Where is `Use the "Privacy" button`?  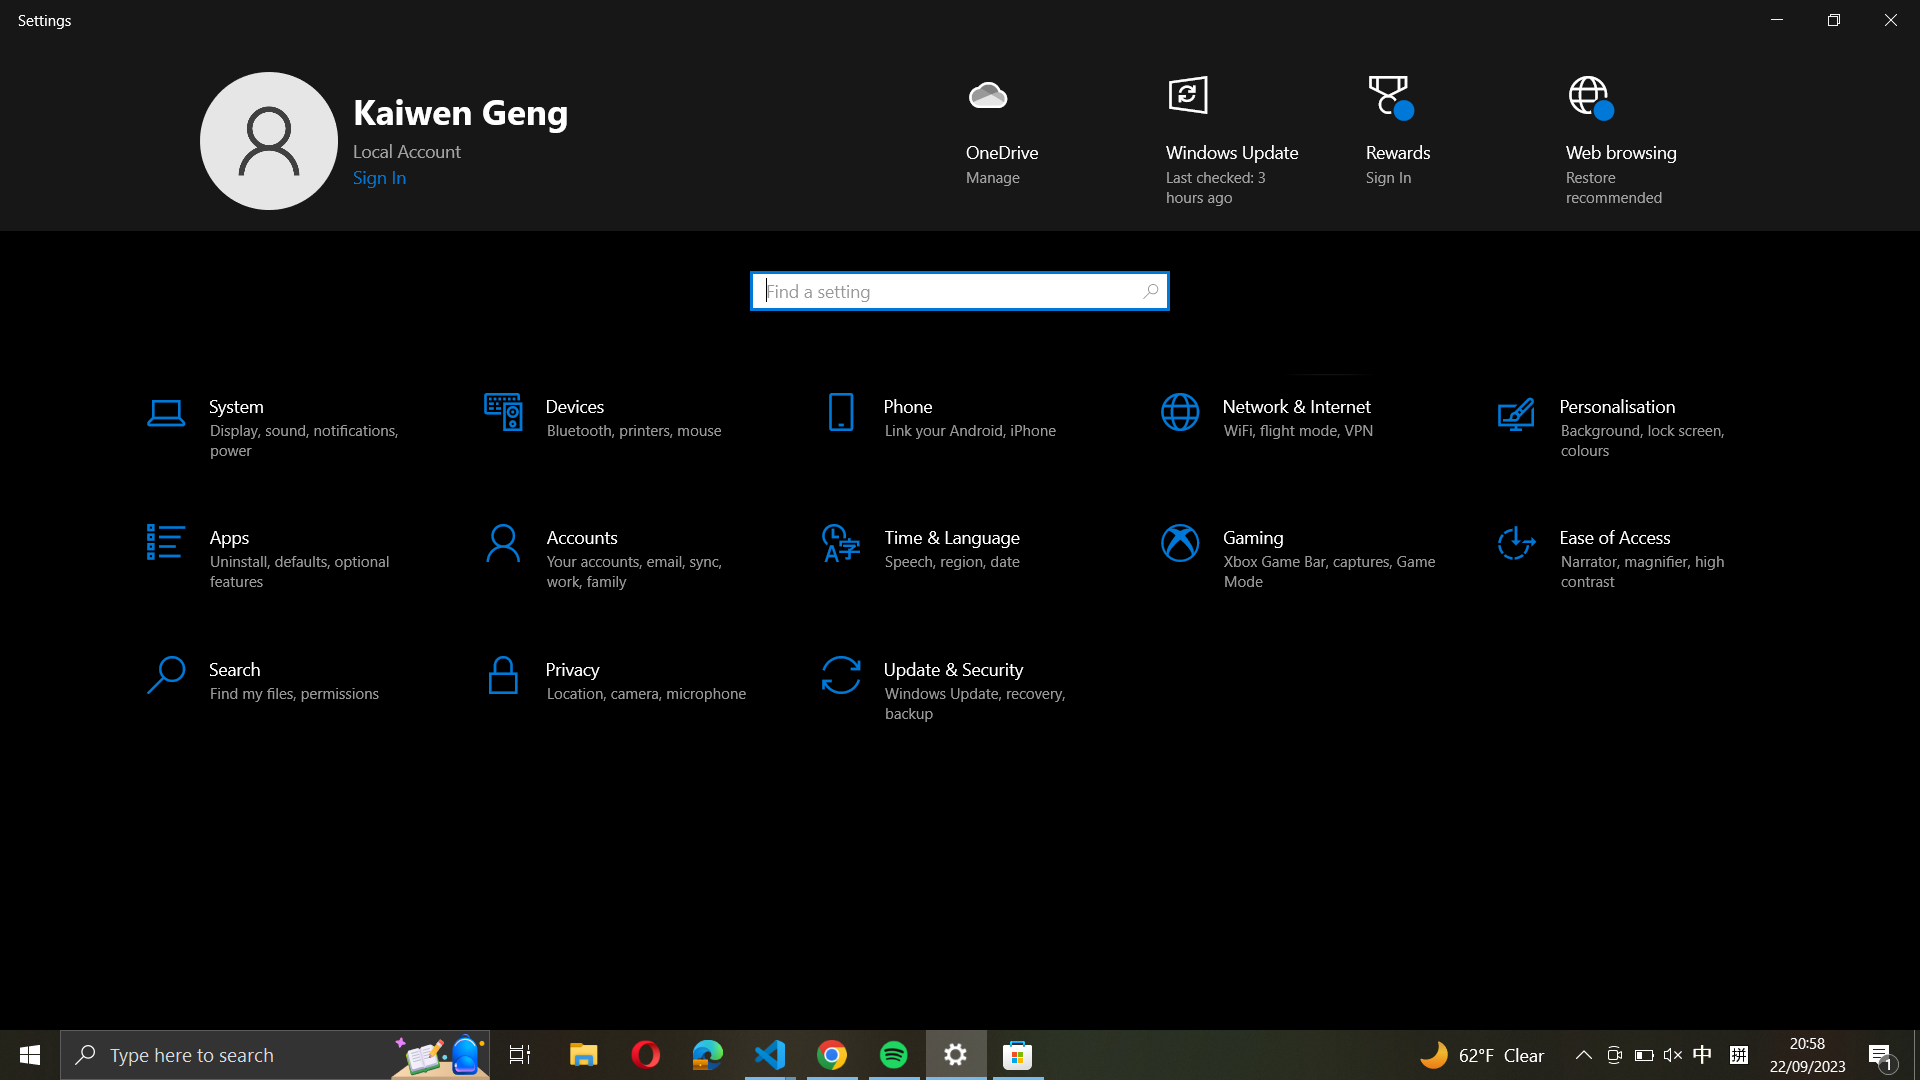
Use the "Privacy" button is located at coordinates (622, 678).